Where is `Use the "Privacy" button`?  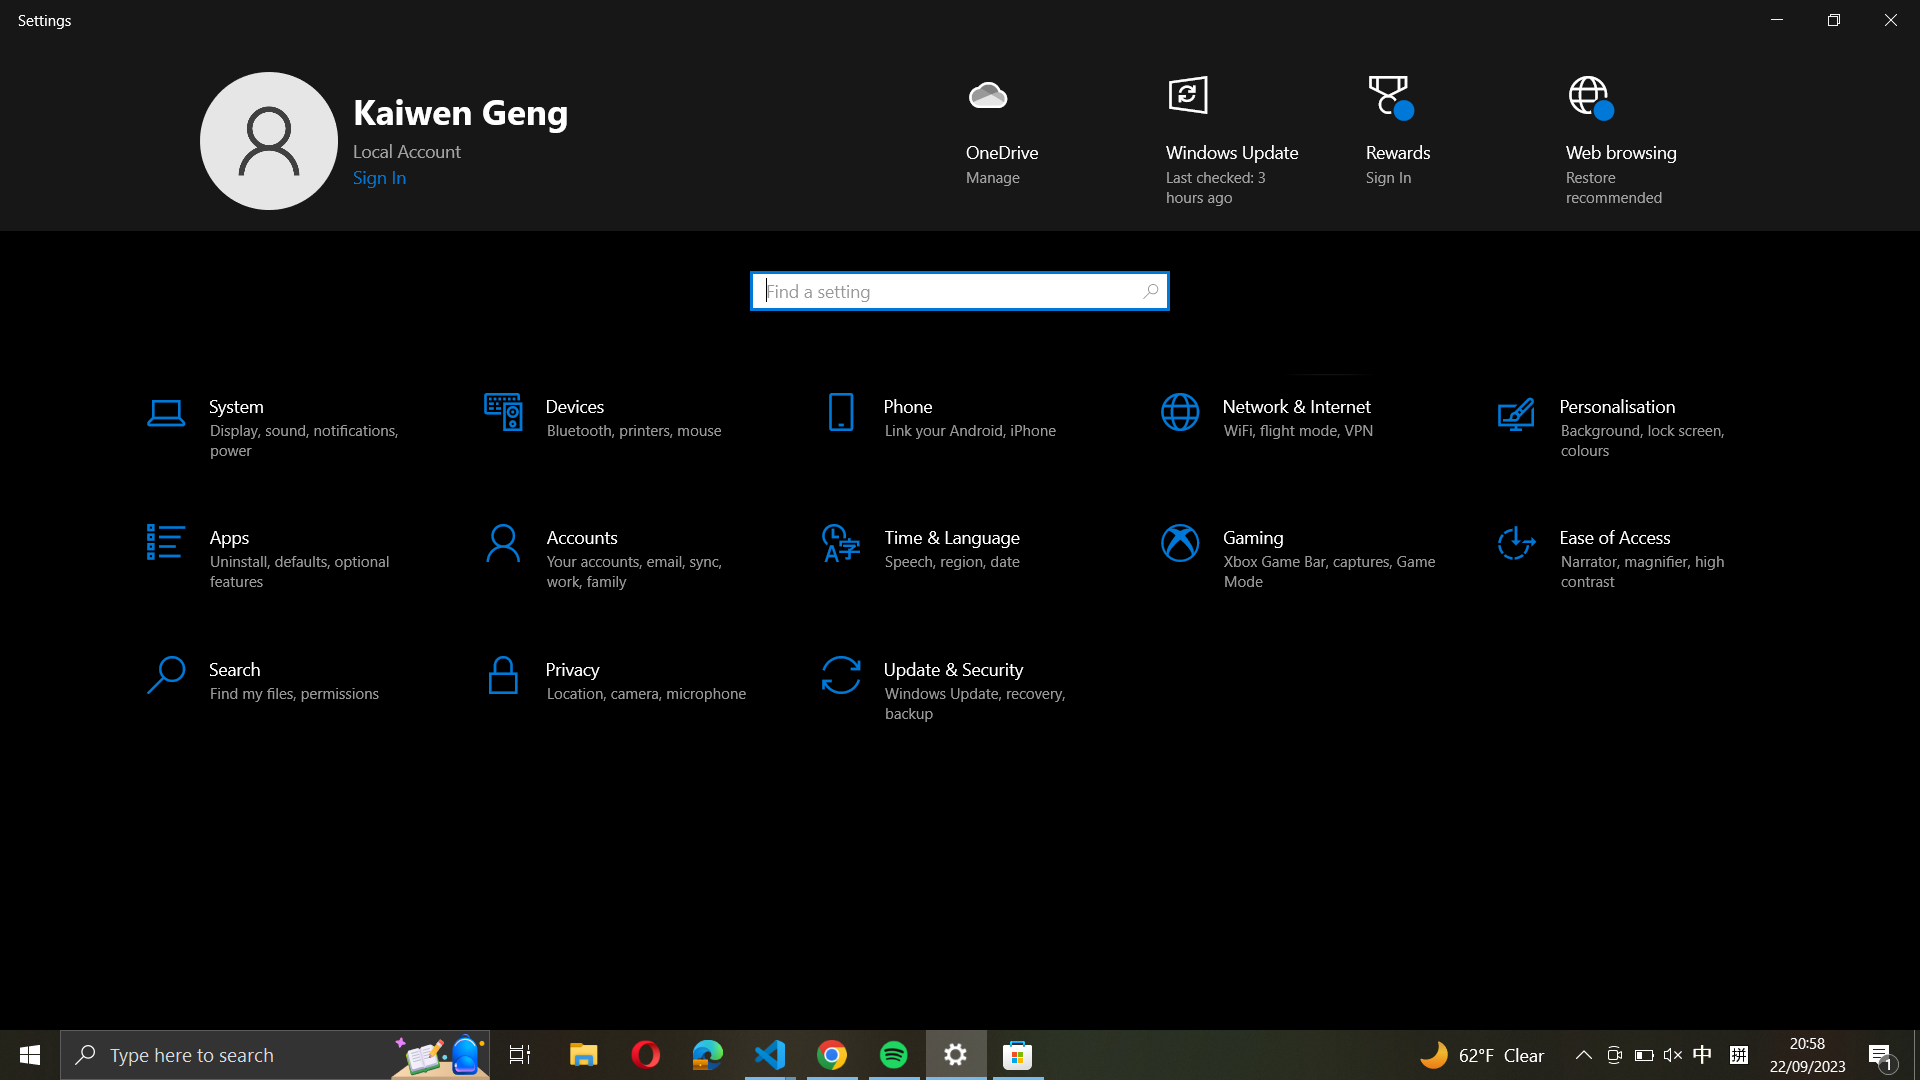
Use the "Privacy" button is located at coordinates (622, 678).